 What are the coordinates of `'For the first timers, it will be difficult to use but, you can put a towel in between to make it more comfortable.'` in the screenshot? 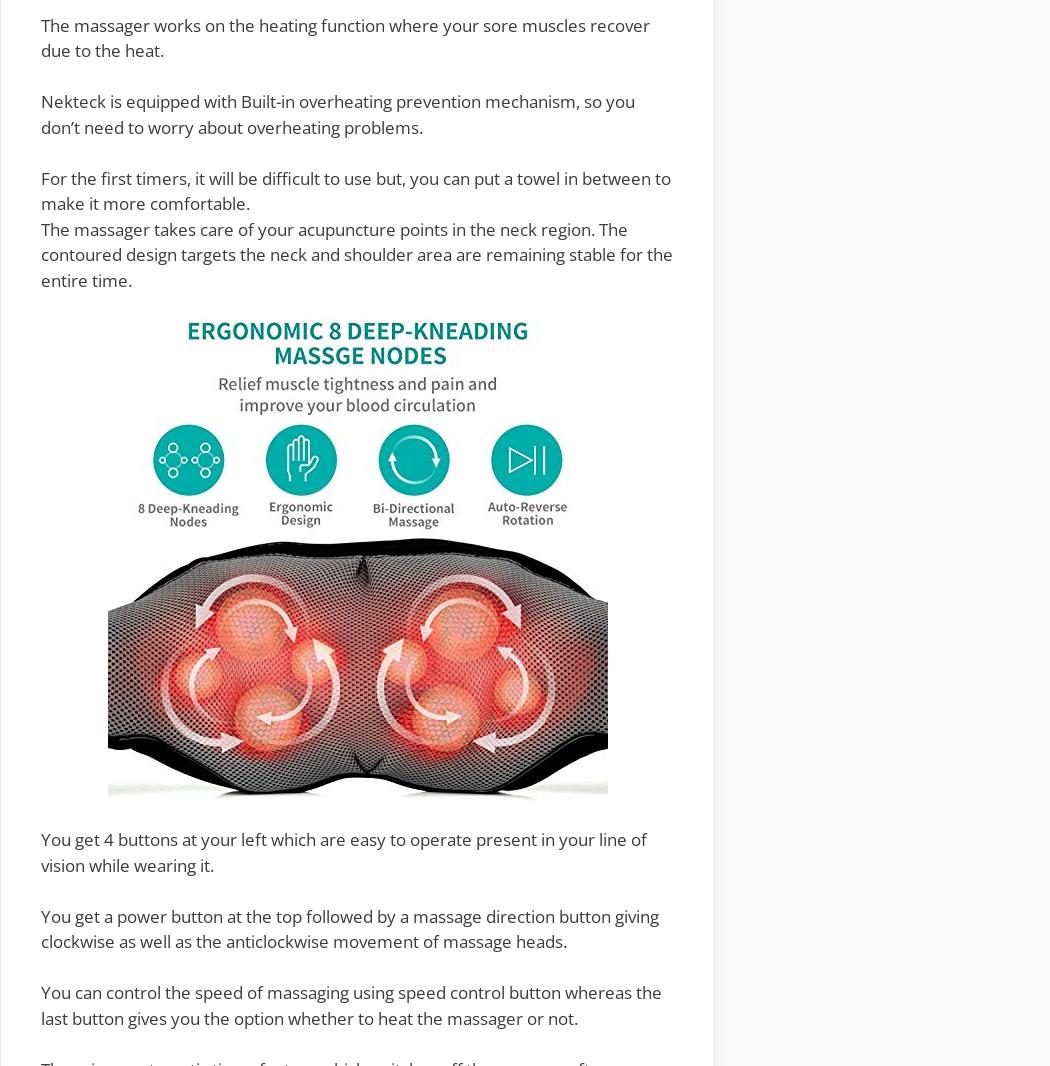 It's located at (354, 189).